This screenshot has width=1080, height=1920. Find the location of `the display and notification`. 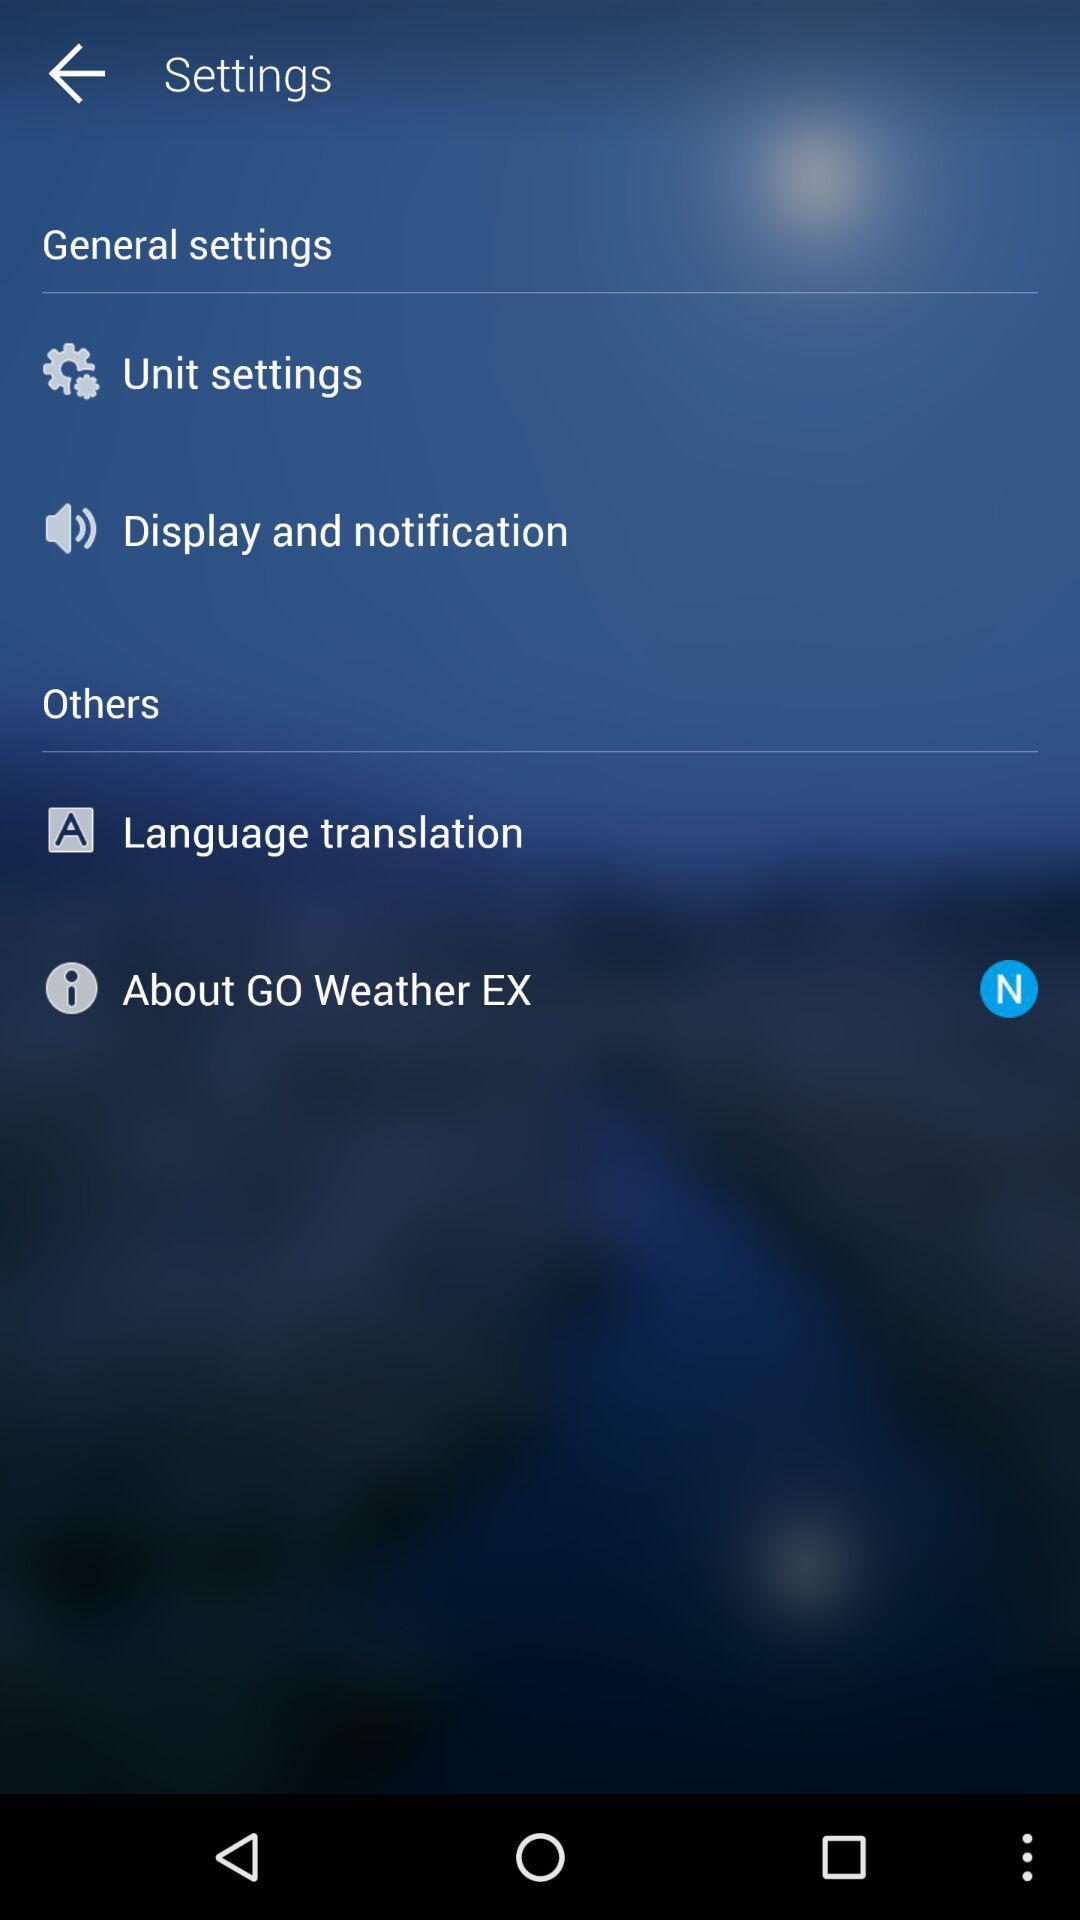

the display and notification is located at coordinates (540, 529).